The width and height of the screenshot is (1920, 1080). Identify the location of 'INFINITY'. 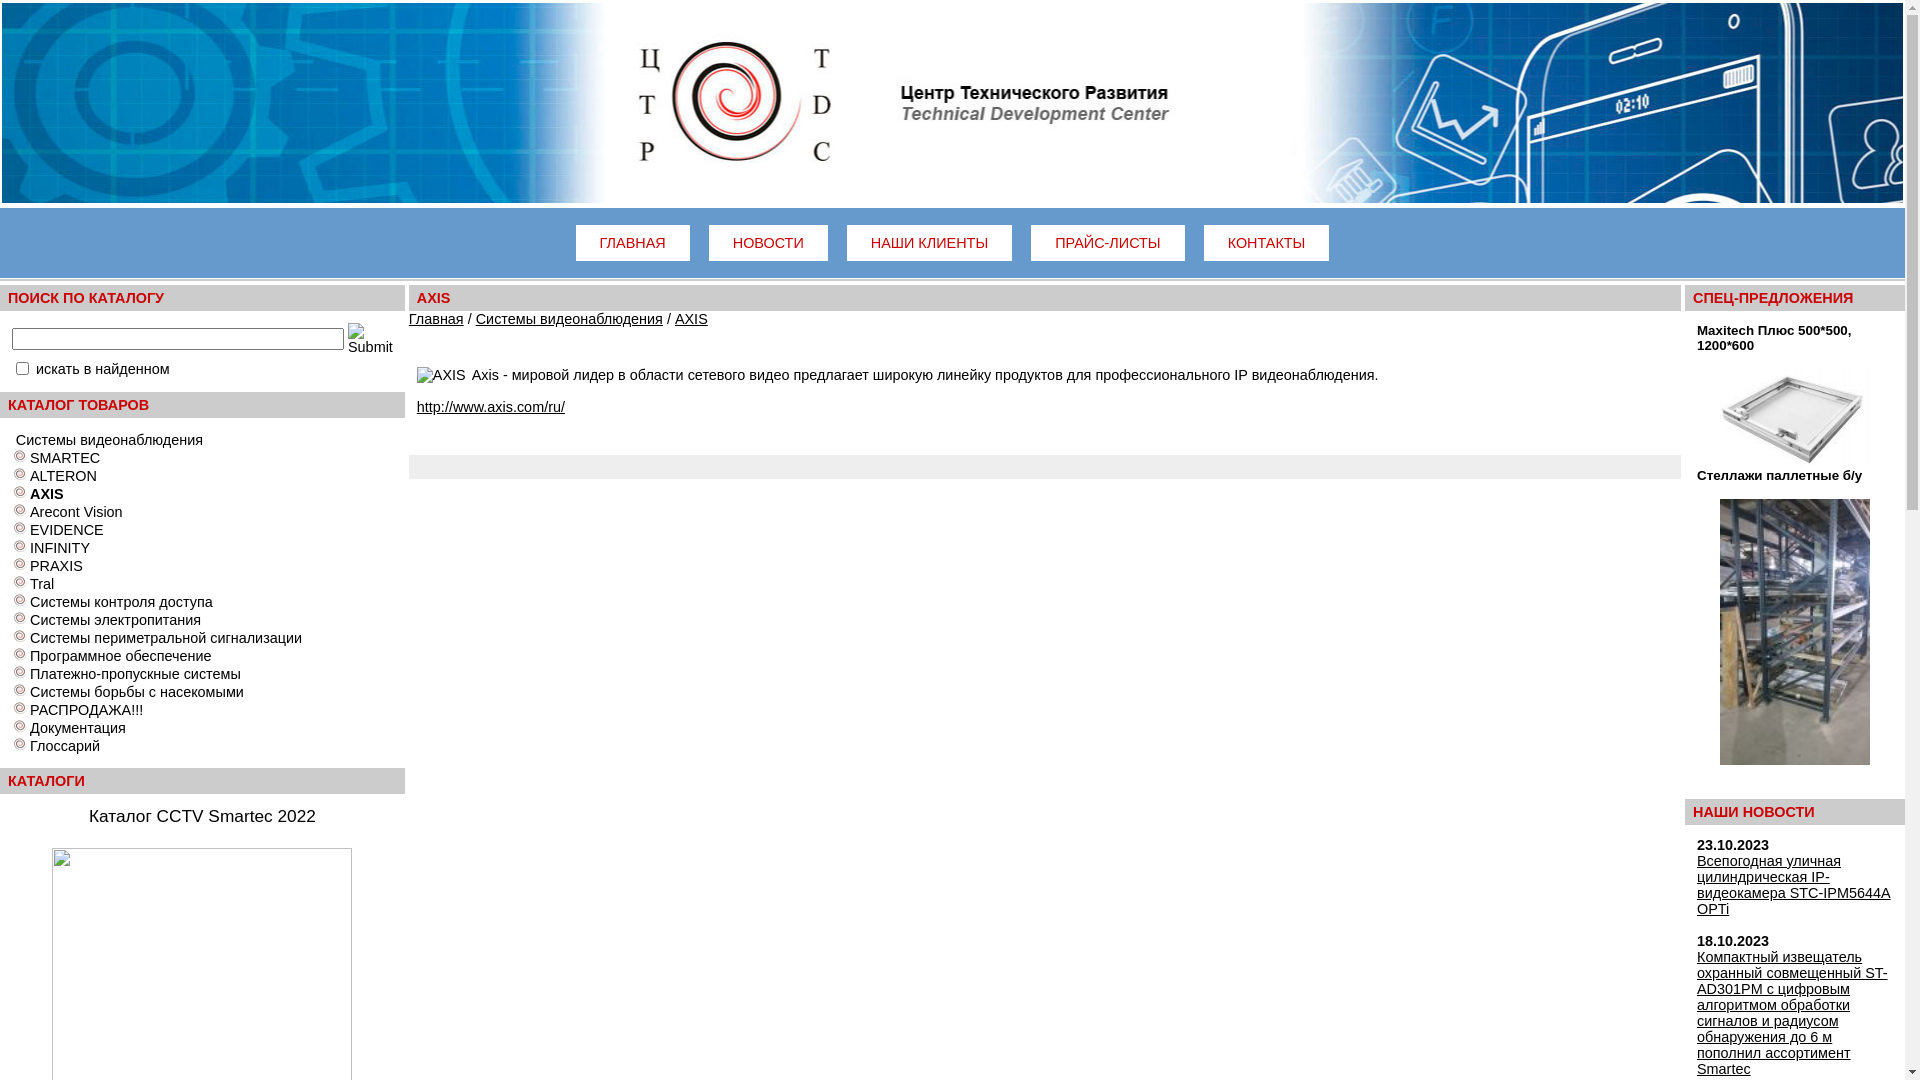
(29, 547).